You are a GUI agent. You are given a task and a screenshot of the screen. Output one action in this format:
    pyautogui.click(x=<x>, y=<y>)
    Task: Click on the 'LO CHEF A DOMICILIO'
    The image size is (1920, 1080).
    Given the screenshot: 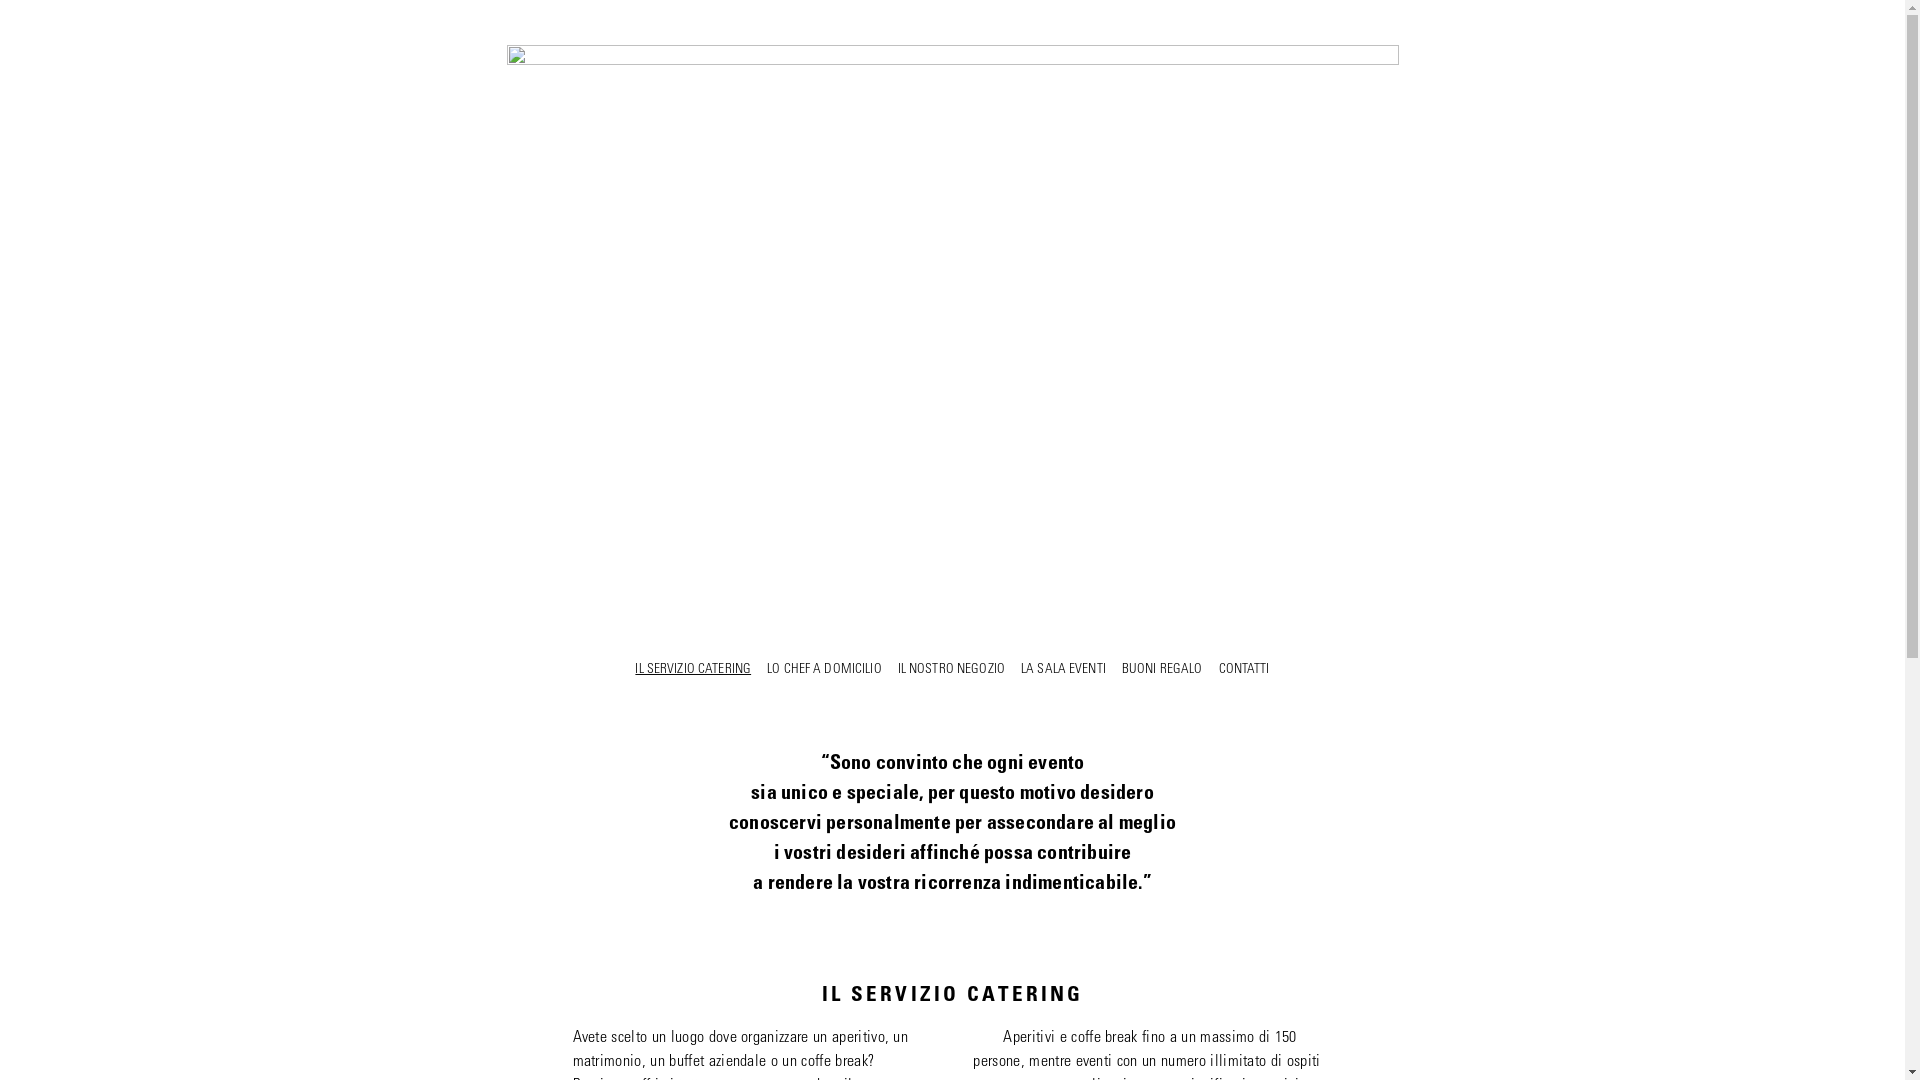 What is the action you would take?
    pyautogui.click(x=824, y=670)
    